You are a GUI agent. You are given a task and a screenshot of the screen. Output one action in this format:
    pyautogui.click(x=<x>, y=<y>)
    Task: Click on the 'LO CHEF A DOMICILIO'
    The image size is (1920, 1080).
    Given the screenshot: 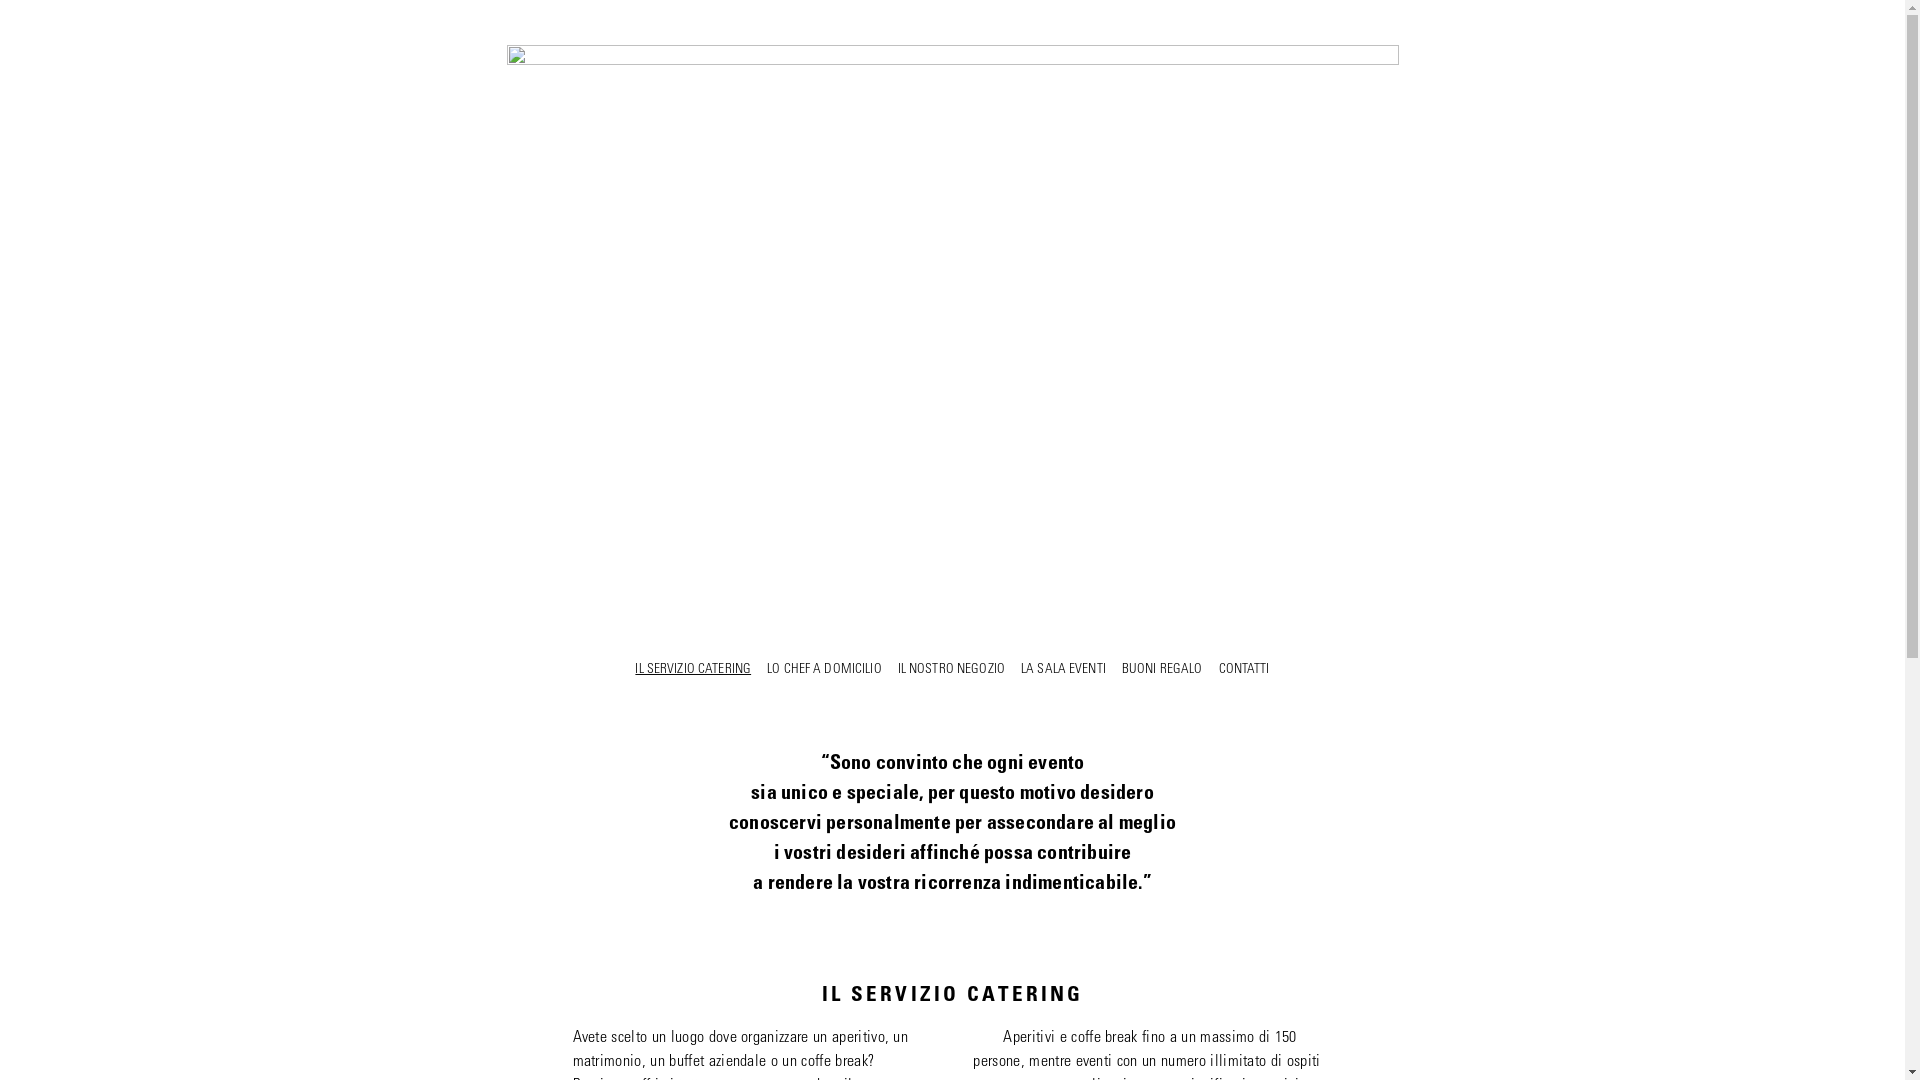 What is the action you would take?
    pyautogui.click(x=824, y=670)
    